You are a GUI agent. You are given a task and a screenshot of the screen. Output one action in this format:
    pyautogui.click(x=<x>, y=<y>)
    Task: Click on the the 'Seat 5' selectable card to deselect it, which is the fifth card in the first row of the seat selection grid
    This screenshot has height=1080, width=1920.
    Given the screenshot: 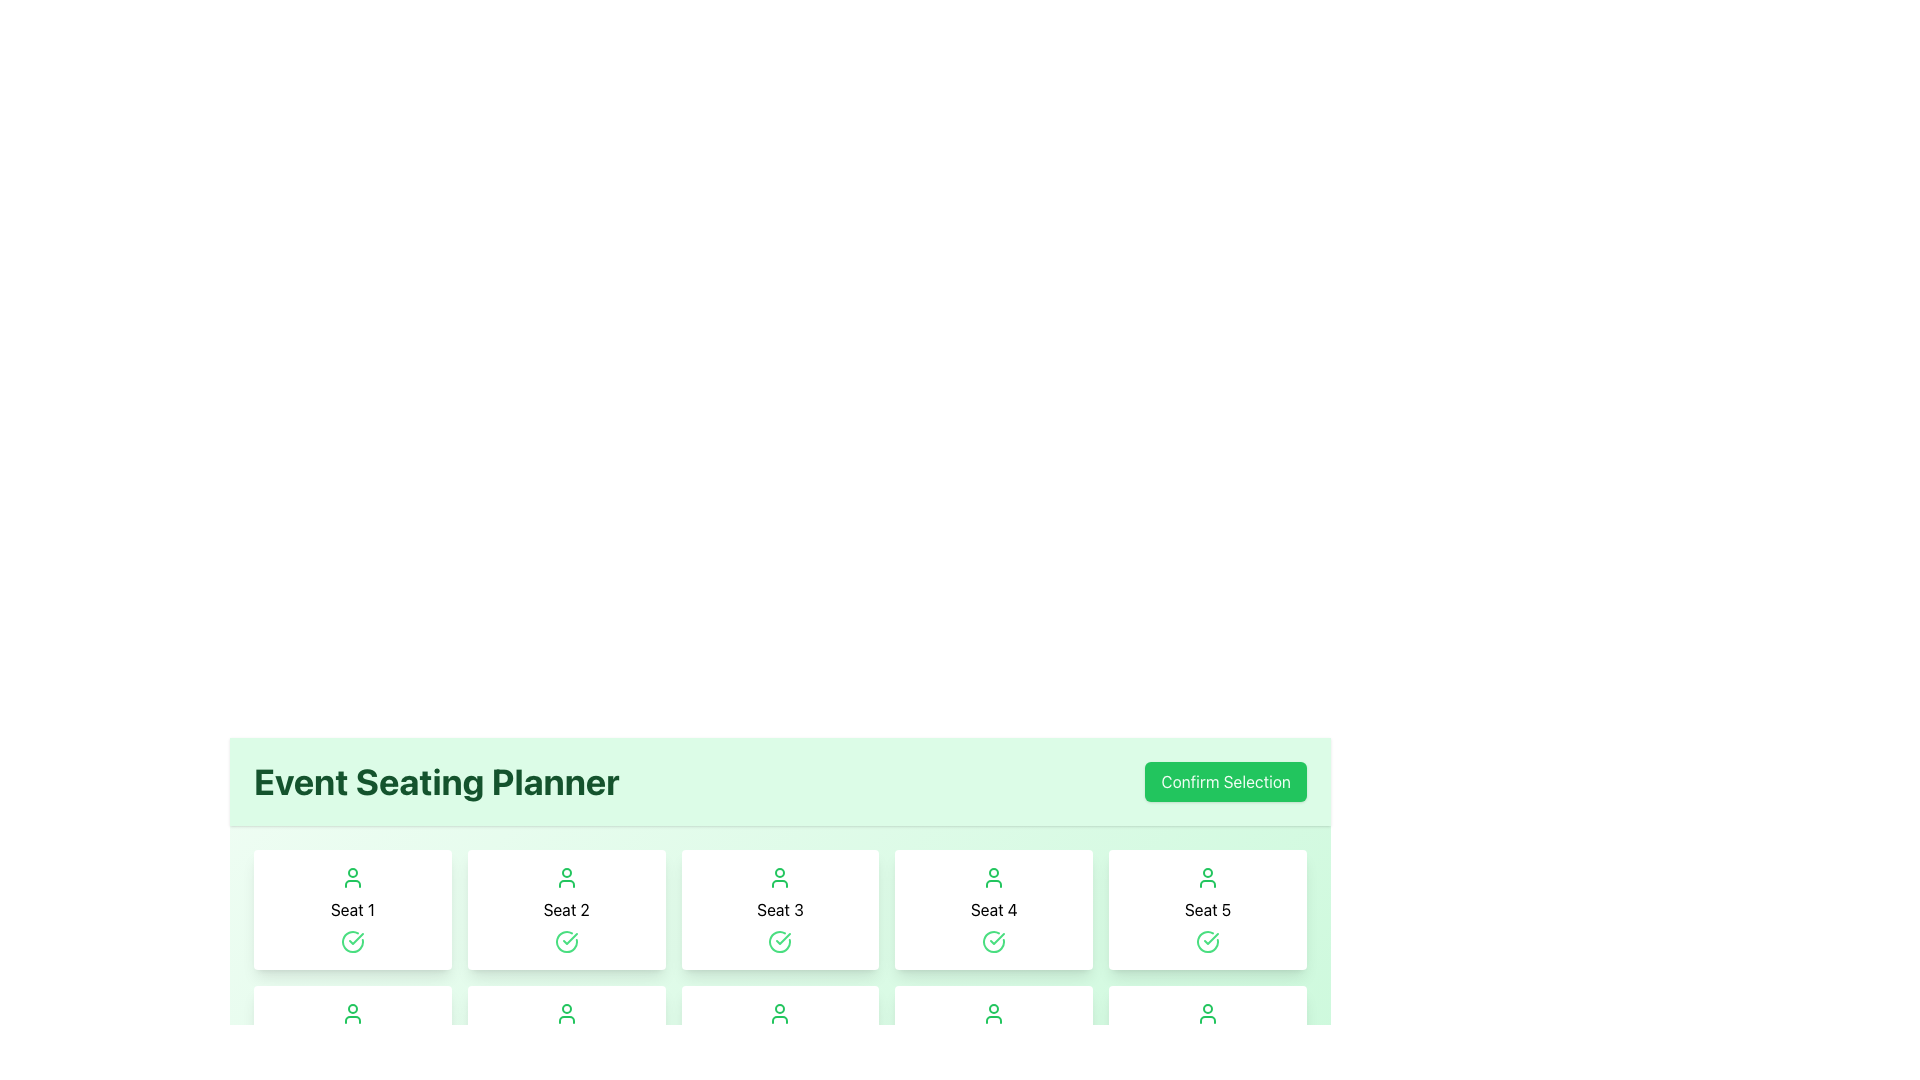 What is the action you would take?
    pyautogui.click(x=1207, y=910)
    